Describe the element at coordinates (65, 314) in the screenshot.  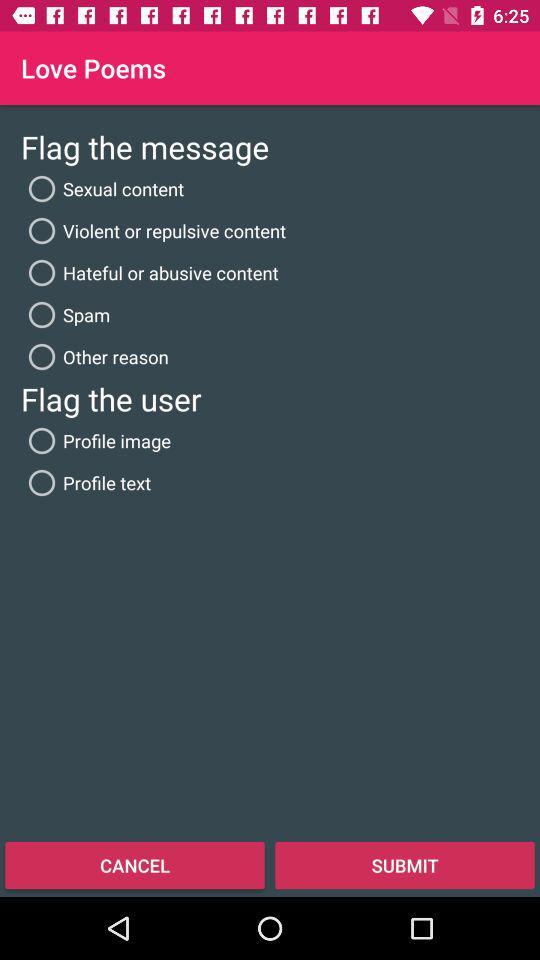
I see `spam radio button` at that location.